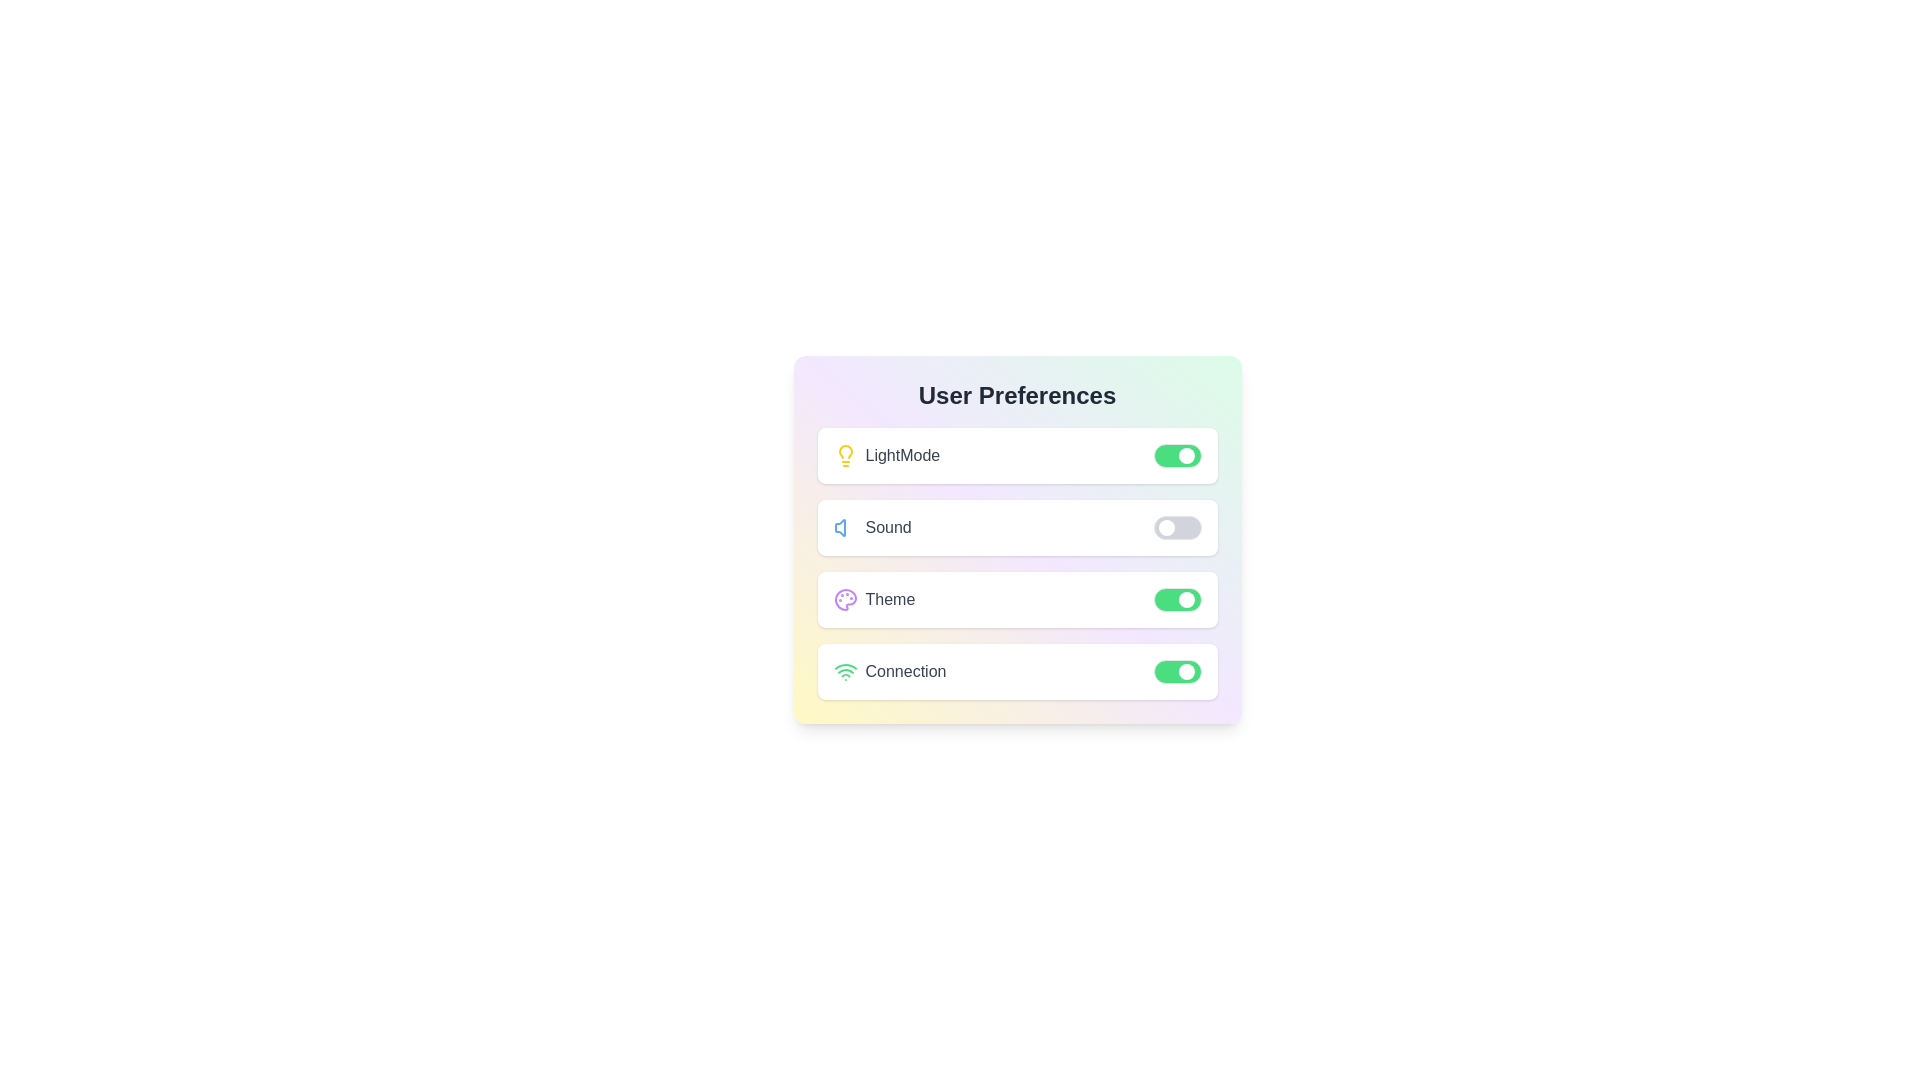 Image resolution: width=1920 pixels, height=1080 pixels. What do you see at coordinates (845, 527) in the screenshot?
I see `the blue volume icon depicted as a speaker with sound waves, located in the 'Sound' preference row of the 'User Preferences' settings panel, to the left of the 'Sound' label text and the toggle switch` at bounding box center [845, 527].